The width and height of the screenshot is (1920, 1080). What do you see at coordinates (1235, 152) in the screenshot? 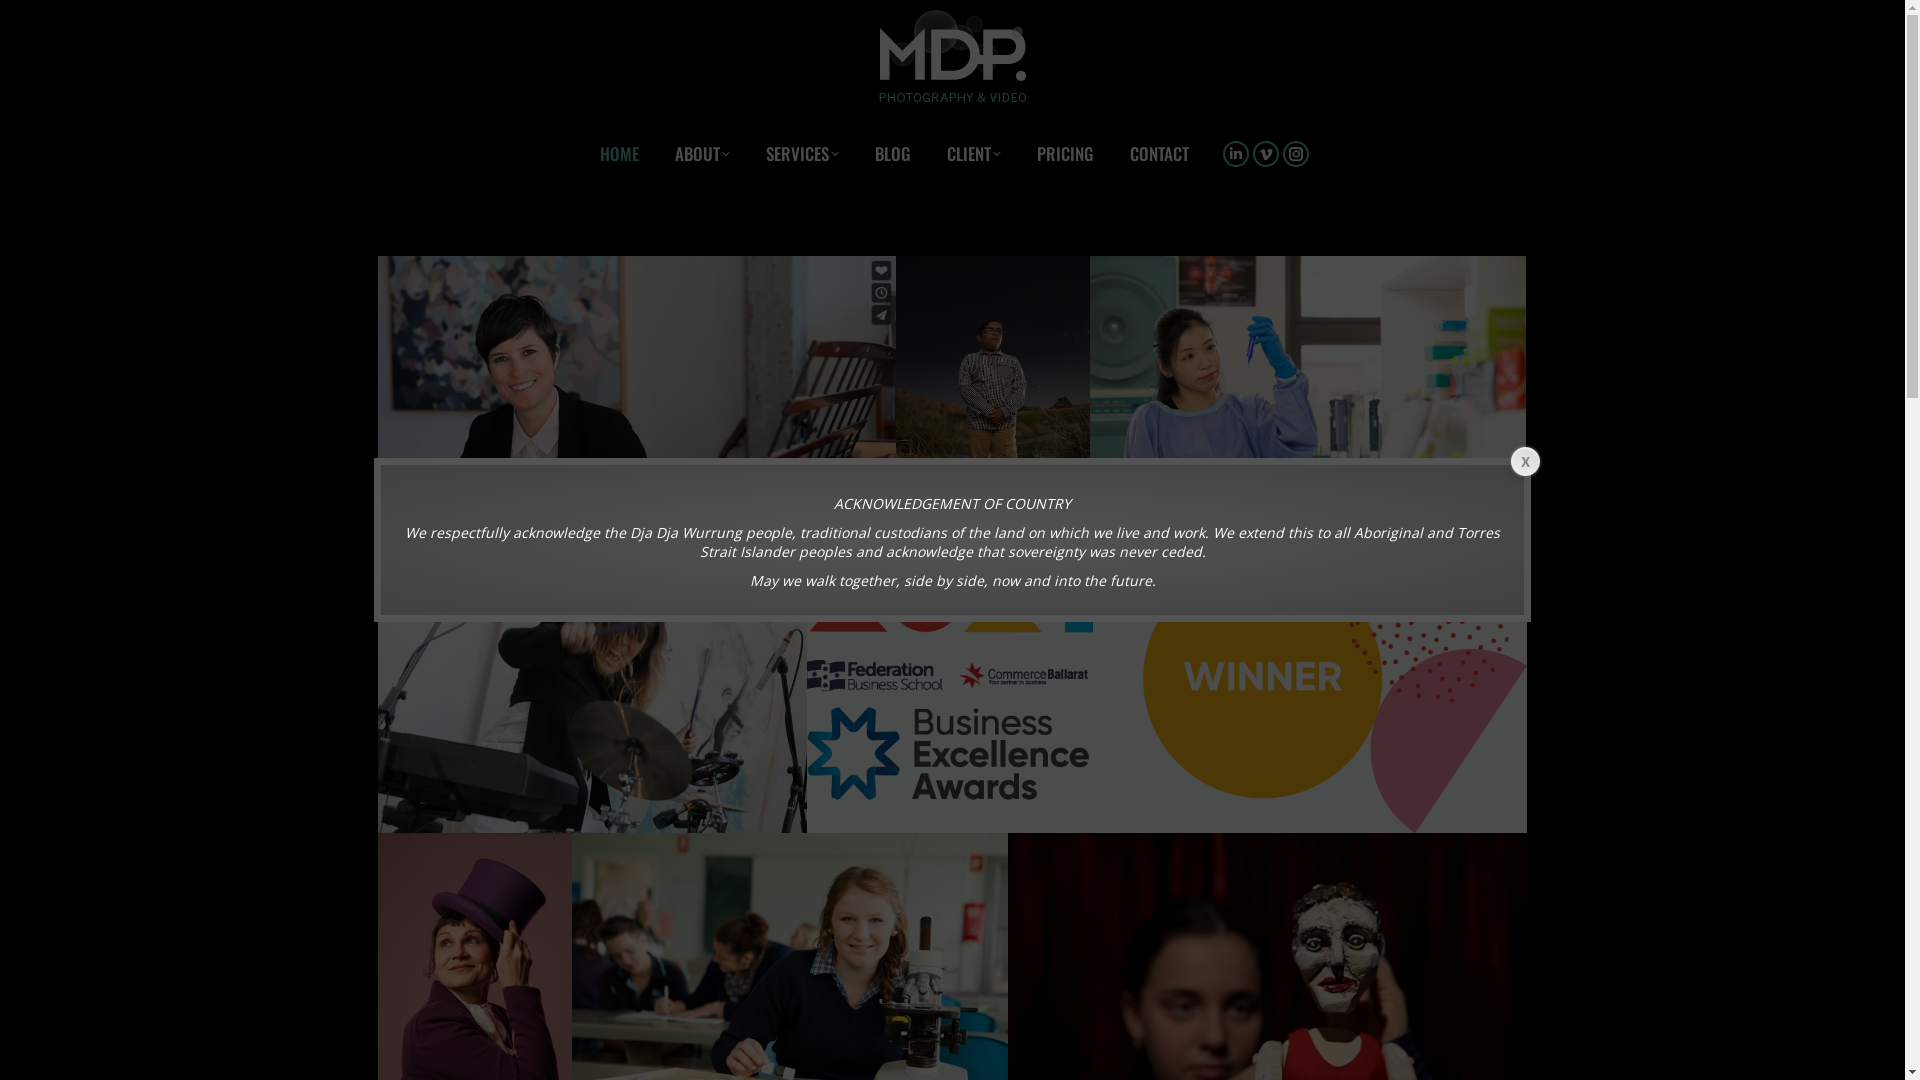
I see `'Linkedin page opens in new window'` at bounding box center [1235, 152].